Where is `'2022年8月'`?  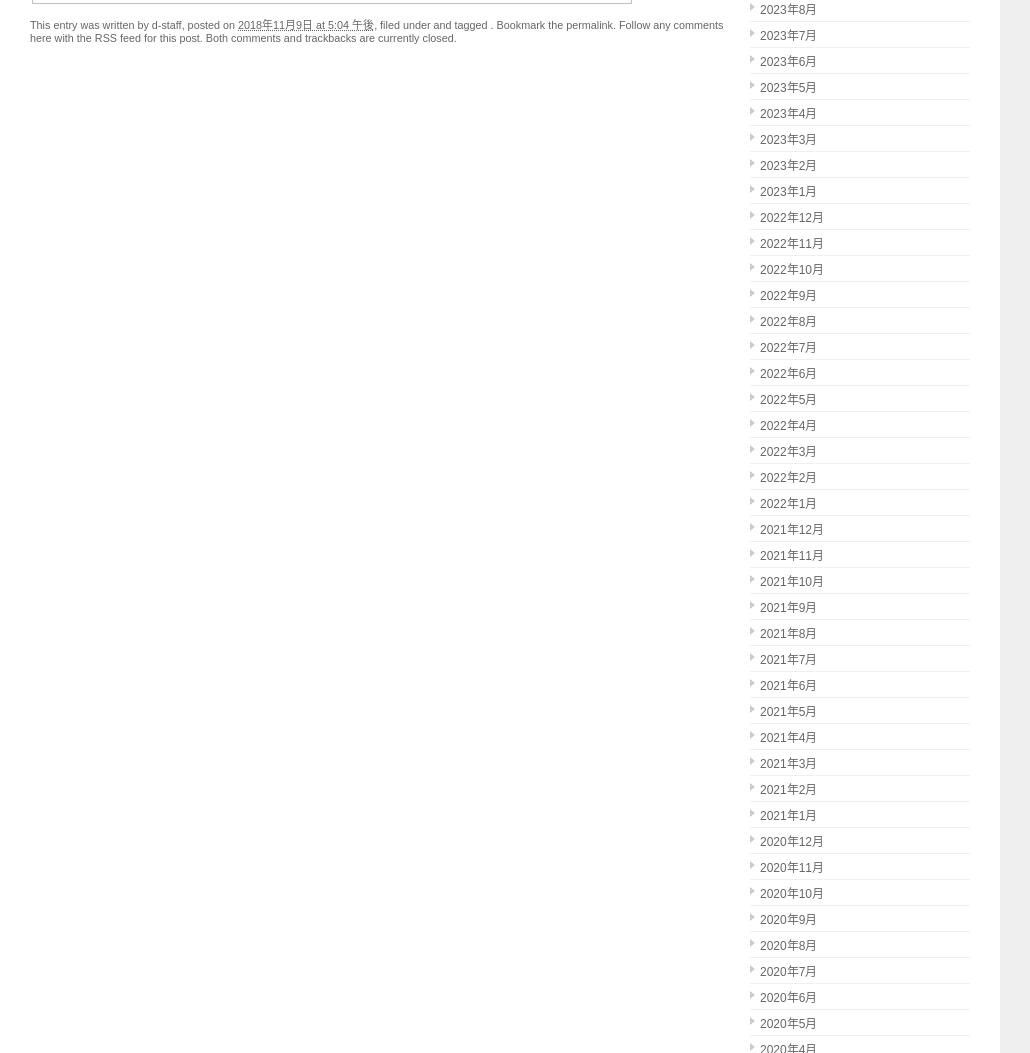
'2022年8月' is located at coordinates (787, 322).